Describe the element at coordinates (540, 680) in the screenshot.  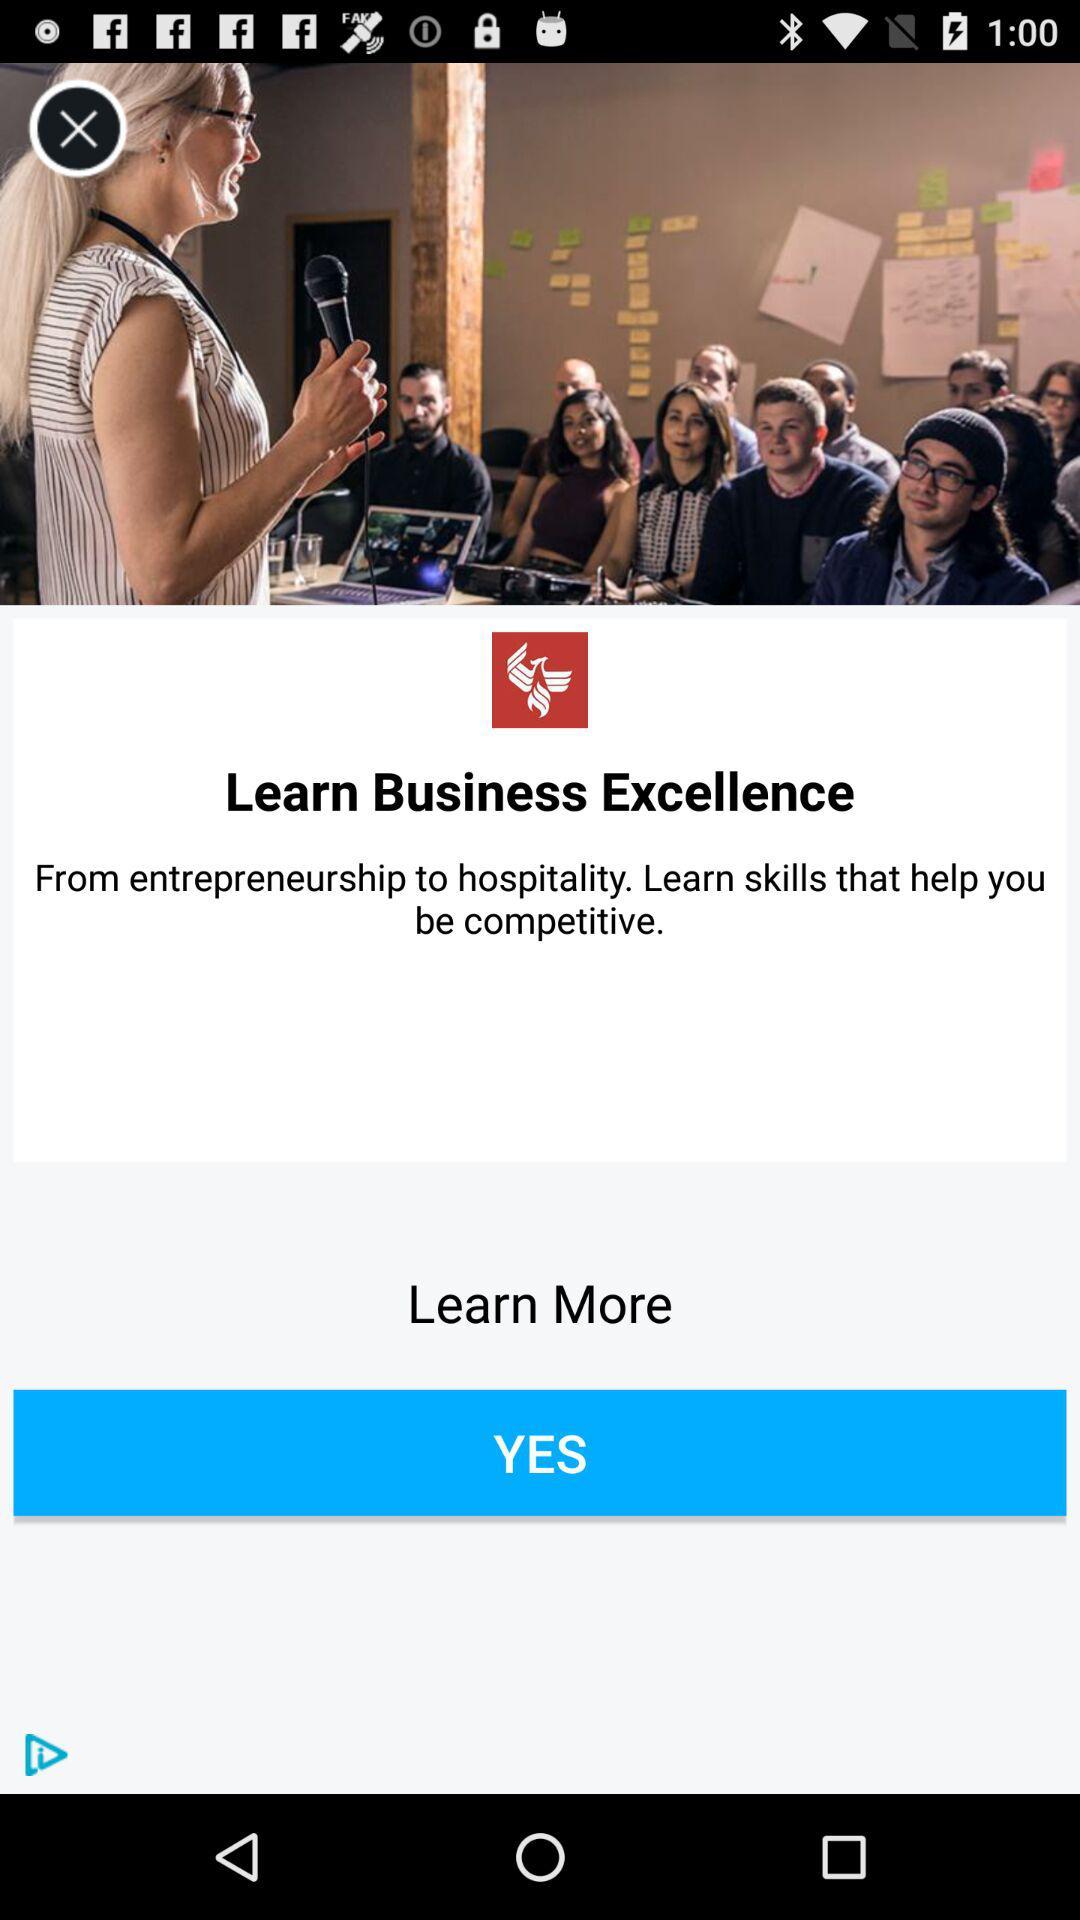
I see `go home` at that location.